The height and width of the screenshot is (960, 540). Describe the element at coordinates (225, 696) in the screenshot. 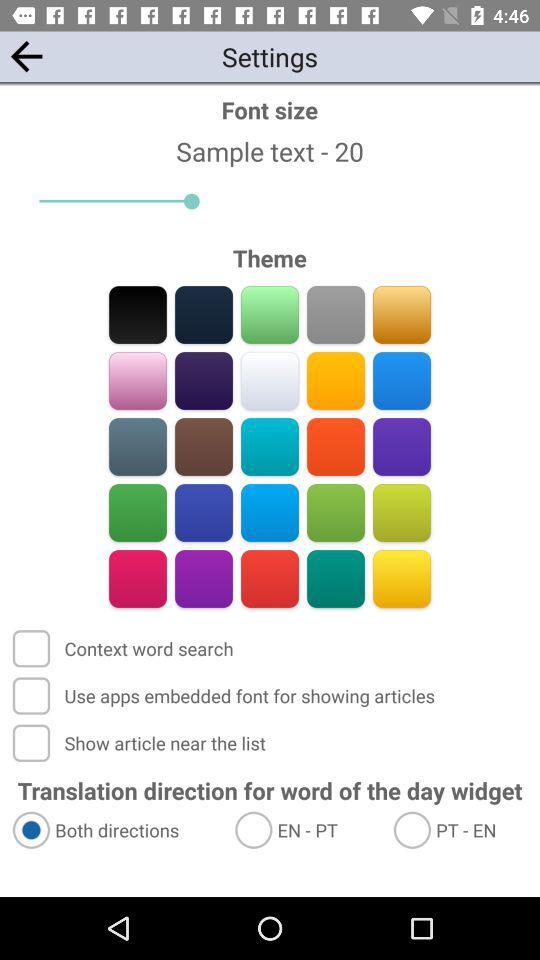

I see `the checkbox above show article near item` at that location.